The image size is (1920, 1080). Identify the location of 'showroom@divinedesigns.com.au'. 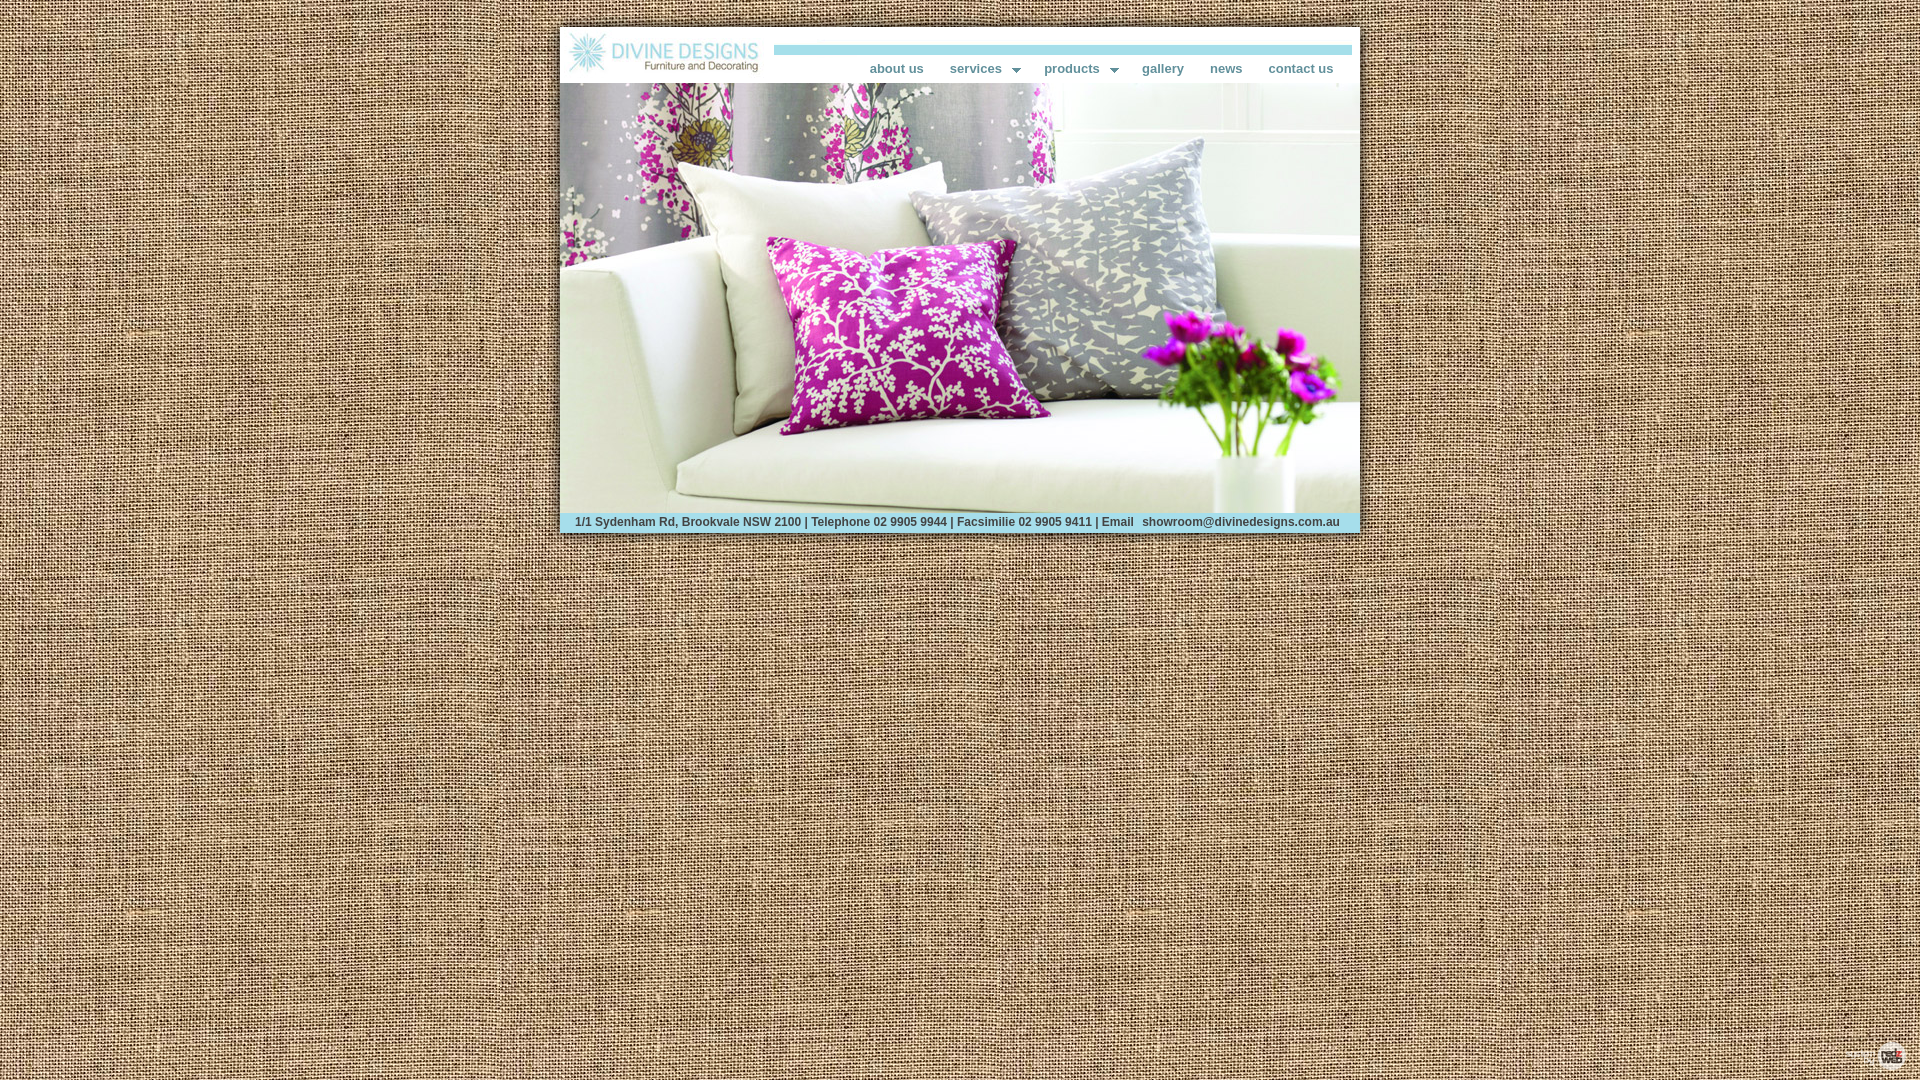
(1240, 519).